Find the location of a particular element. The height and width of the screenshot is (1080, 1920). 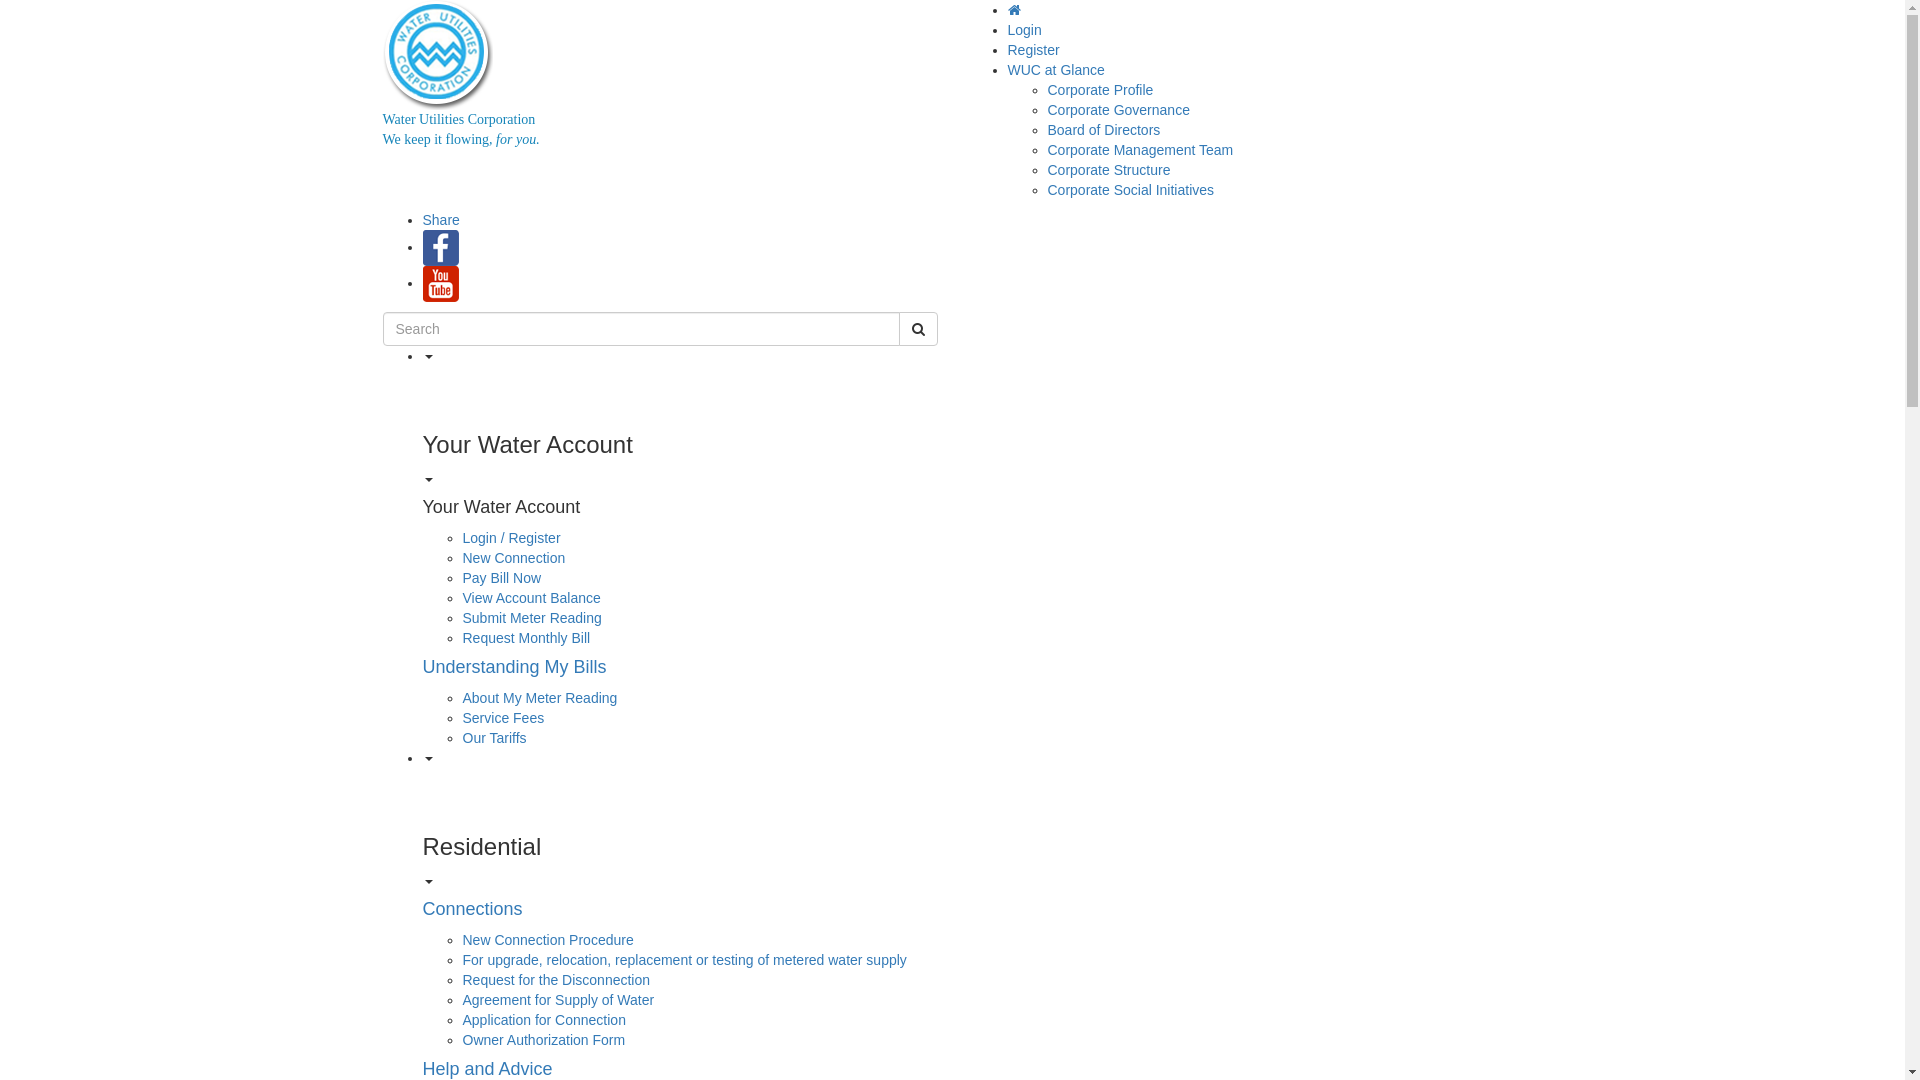

'Connections' is located at coordinates (421, 909).